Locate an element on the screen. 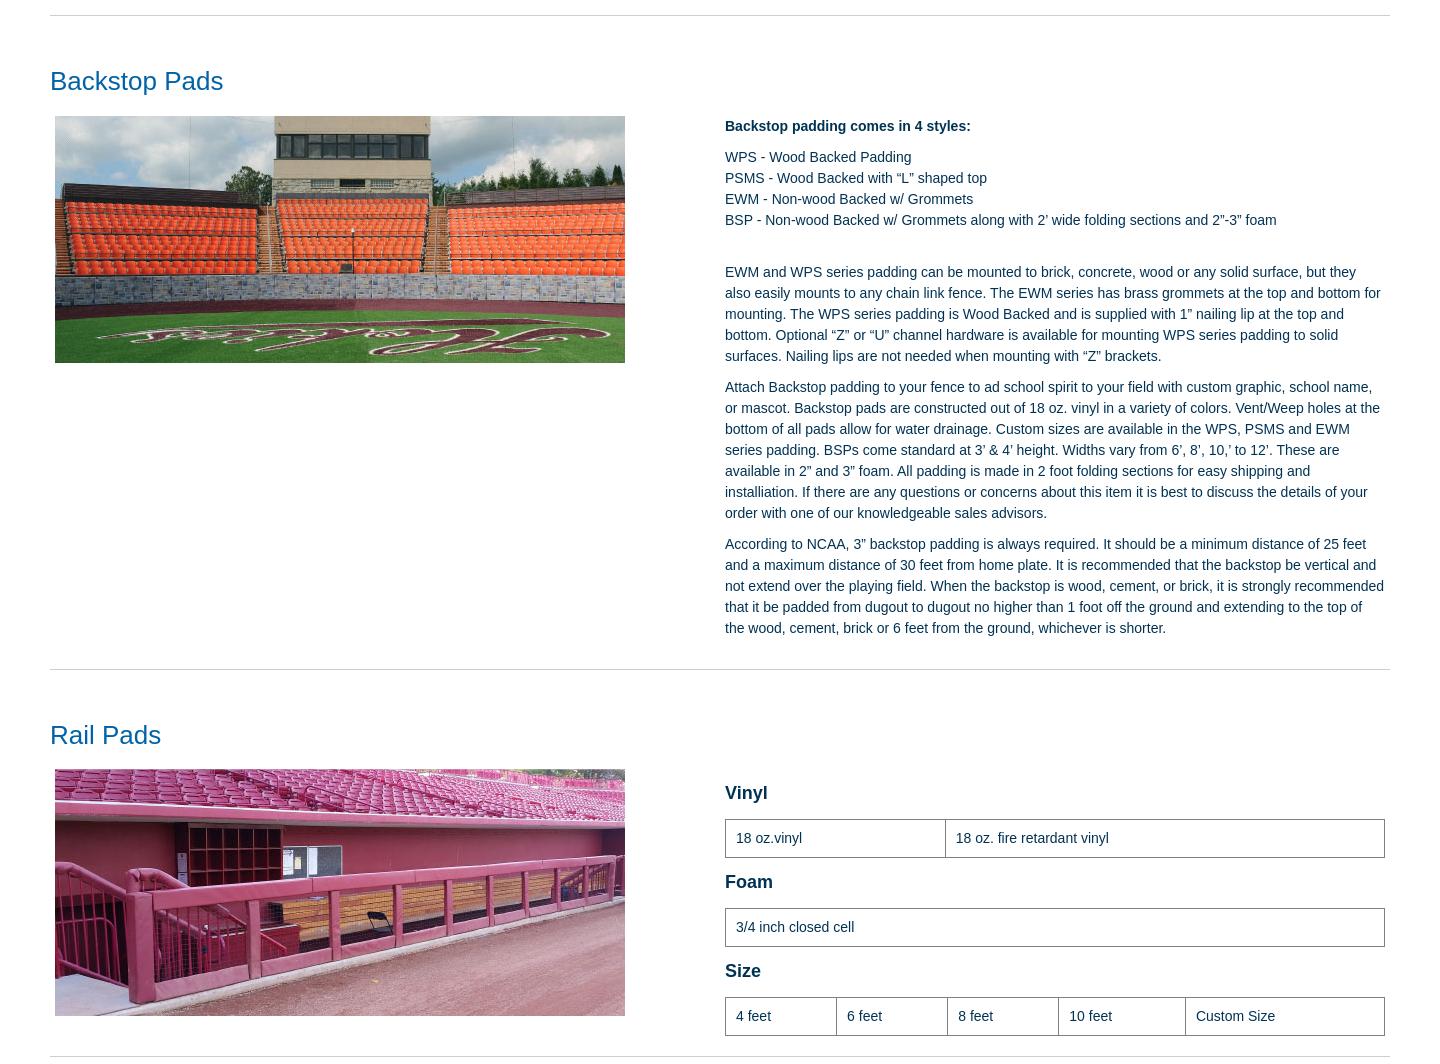 The width and height of the screenshot is (1440, 1064). '8 feet' is located at coordinates (958, 1014).